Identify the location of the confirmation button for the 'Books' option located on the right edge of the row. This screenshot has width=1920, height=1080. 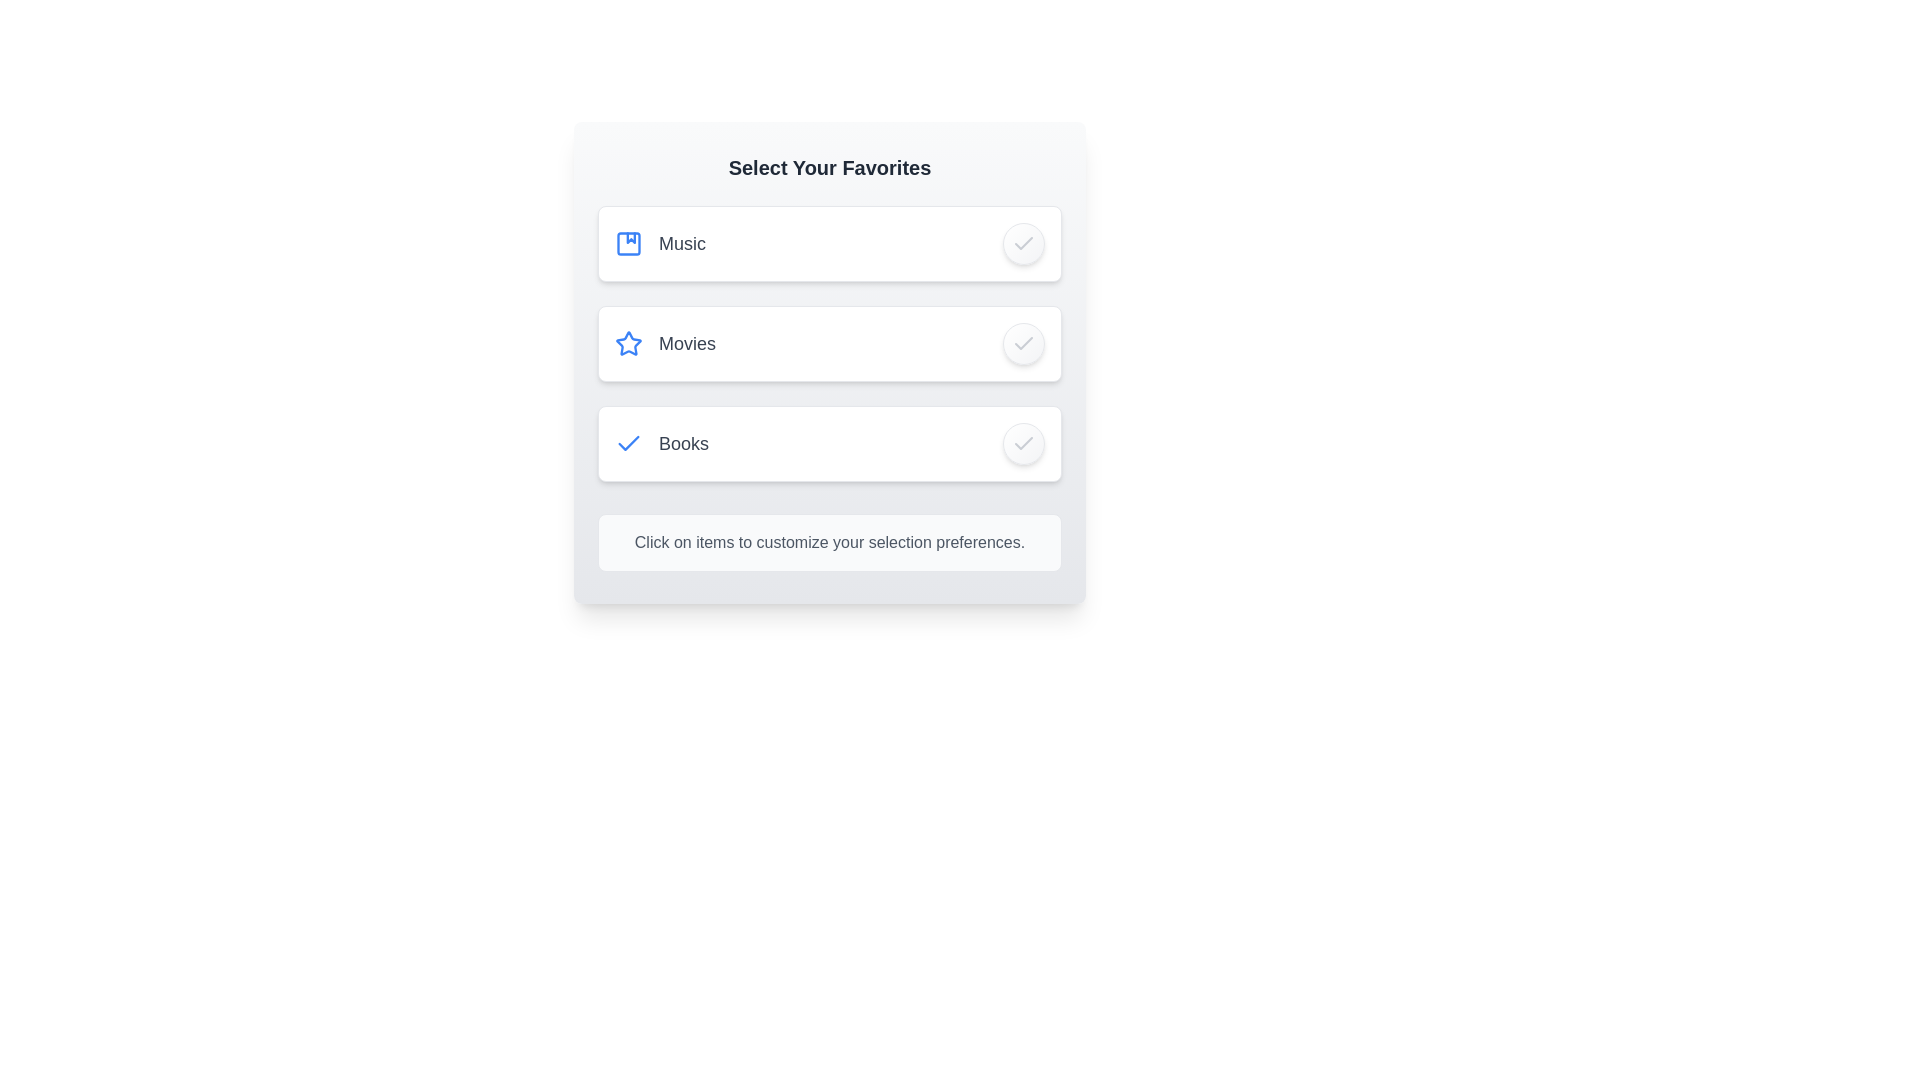
(1023, 442).